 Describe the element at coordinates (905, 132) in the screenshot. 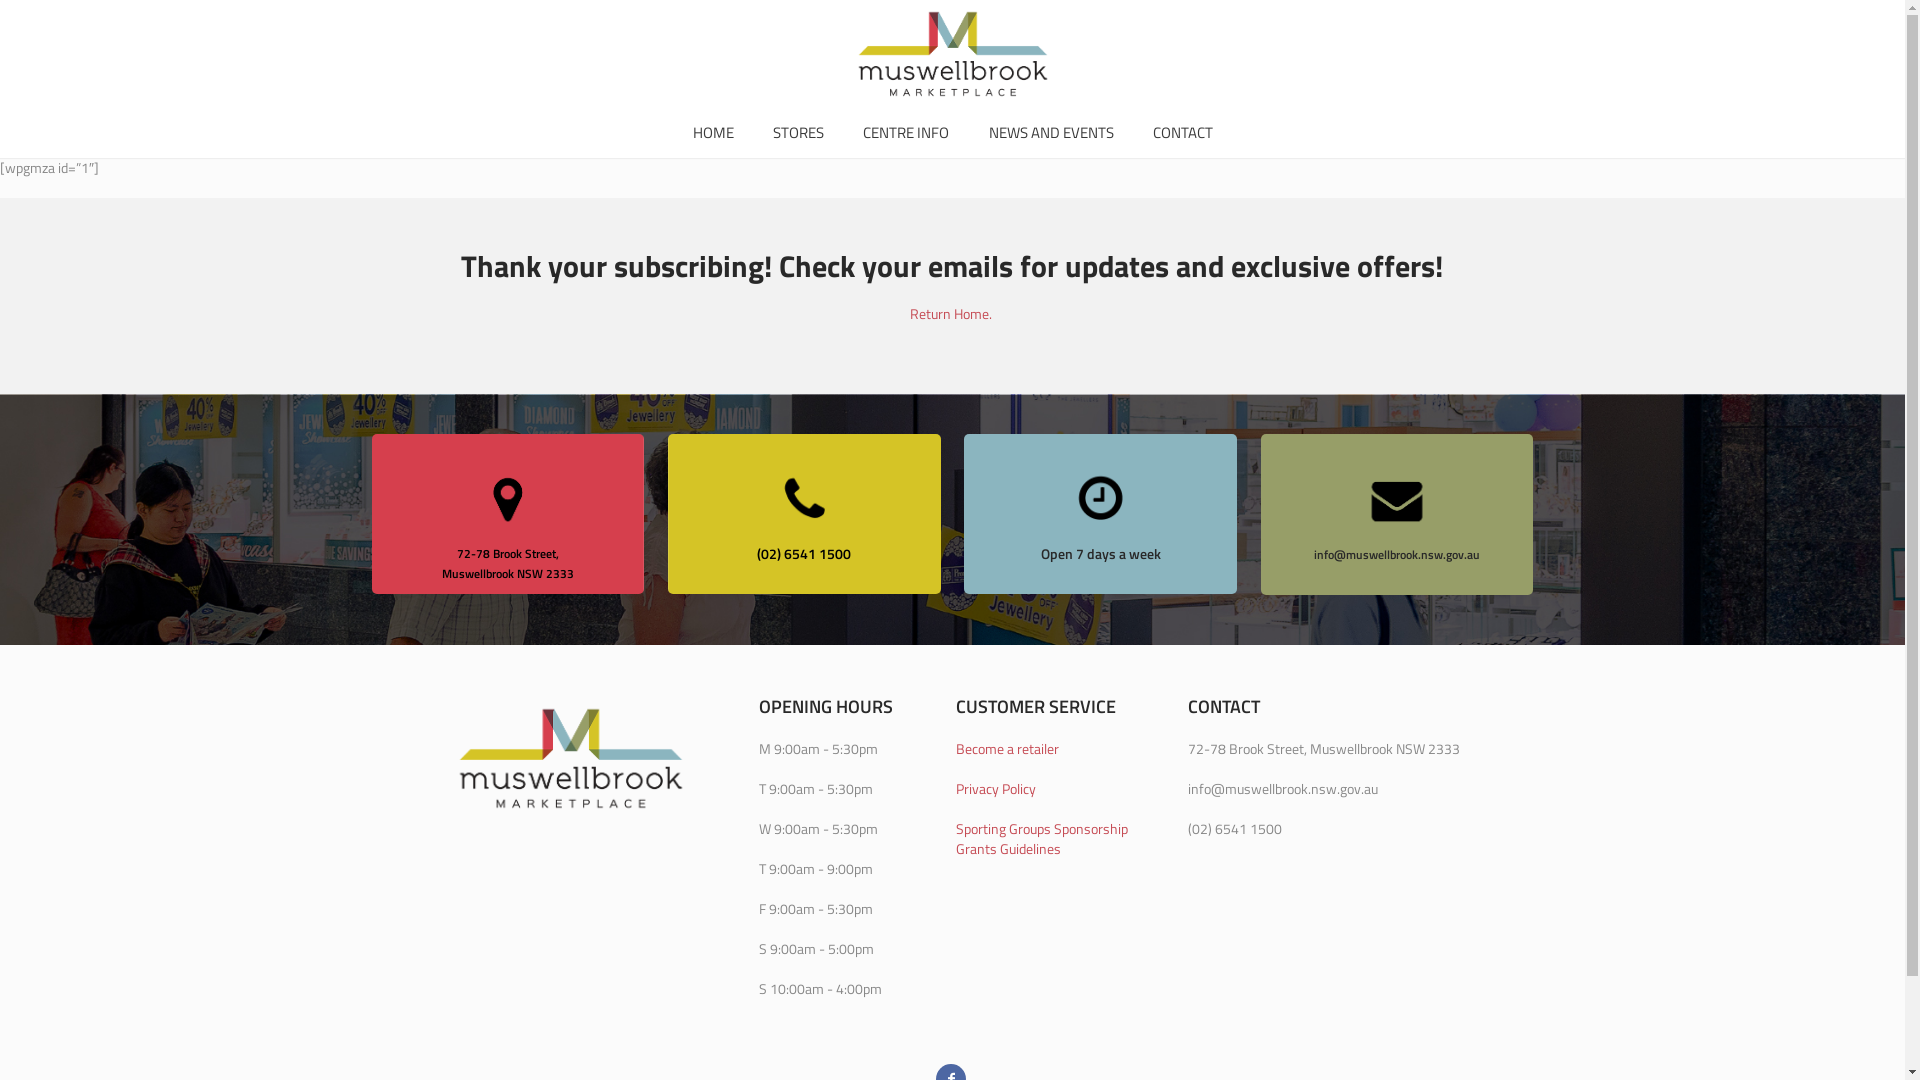

I see `'CENTRE INFO'` at that location.